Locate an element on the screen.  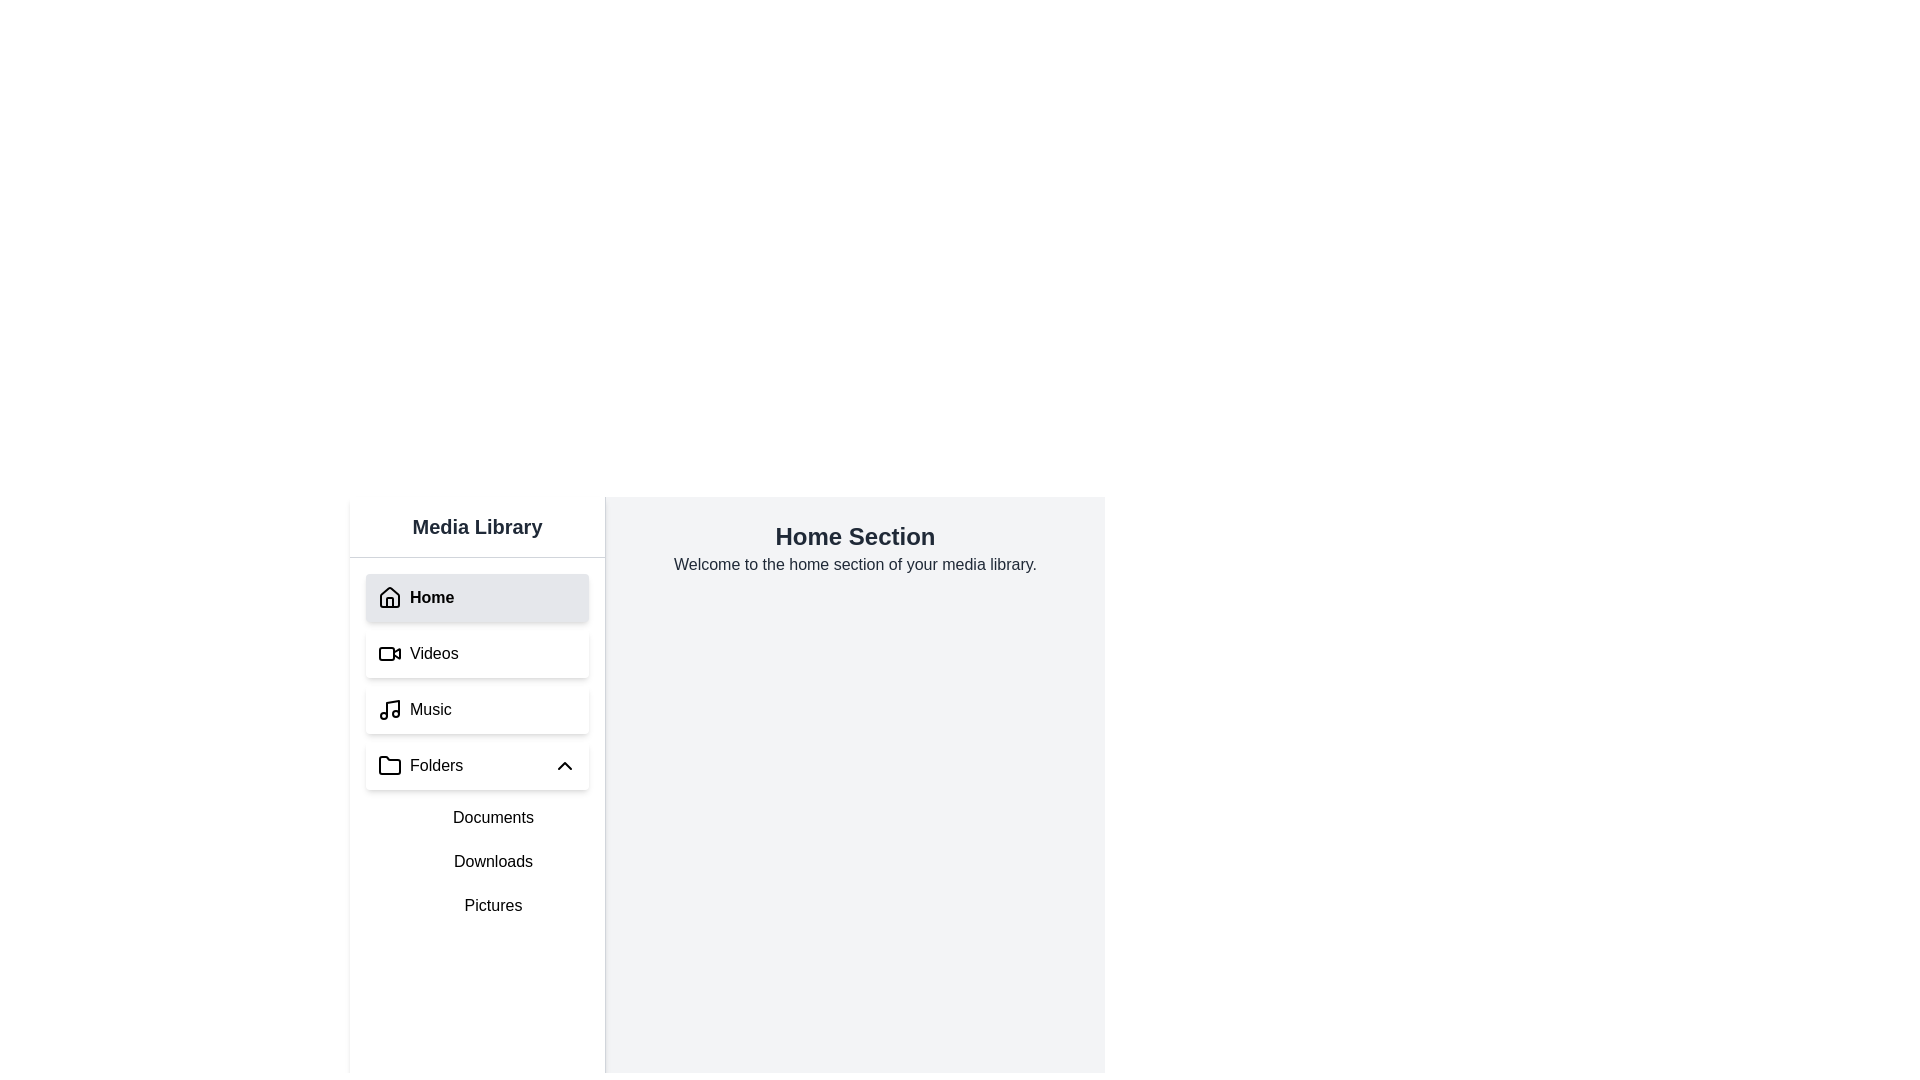
the 'Home' icon located in the sidebar navigation menu, which is the first icon to the left of the 'Home' text label is located at coordinates (389, 596).